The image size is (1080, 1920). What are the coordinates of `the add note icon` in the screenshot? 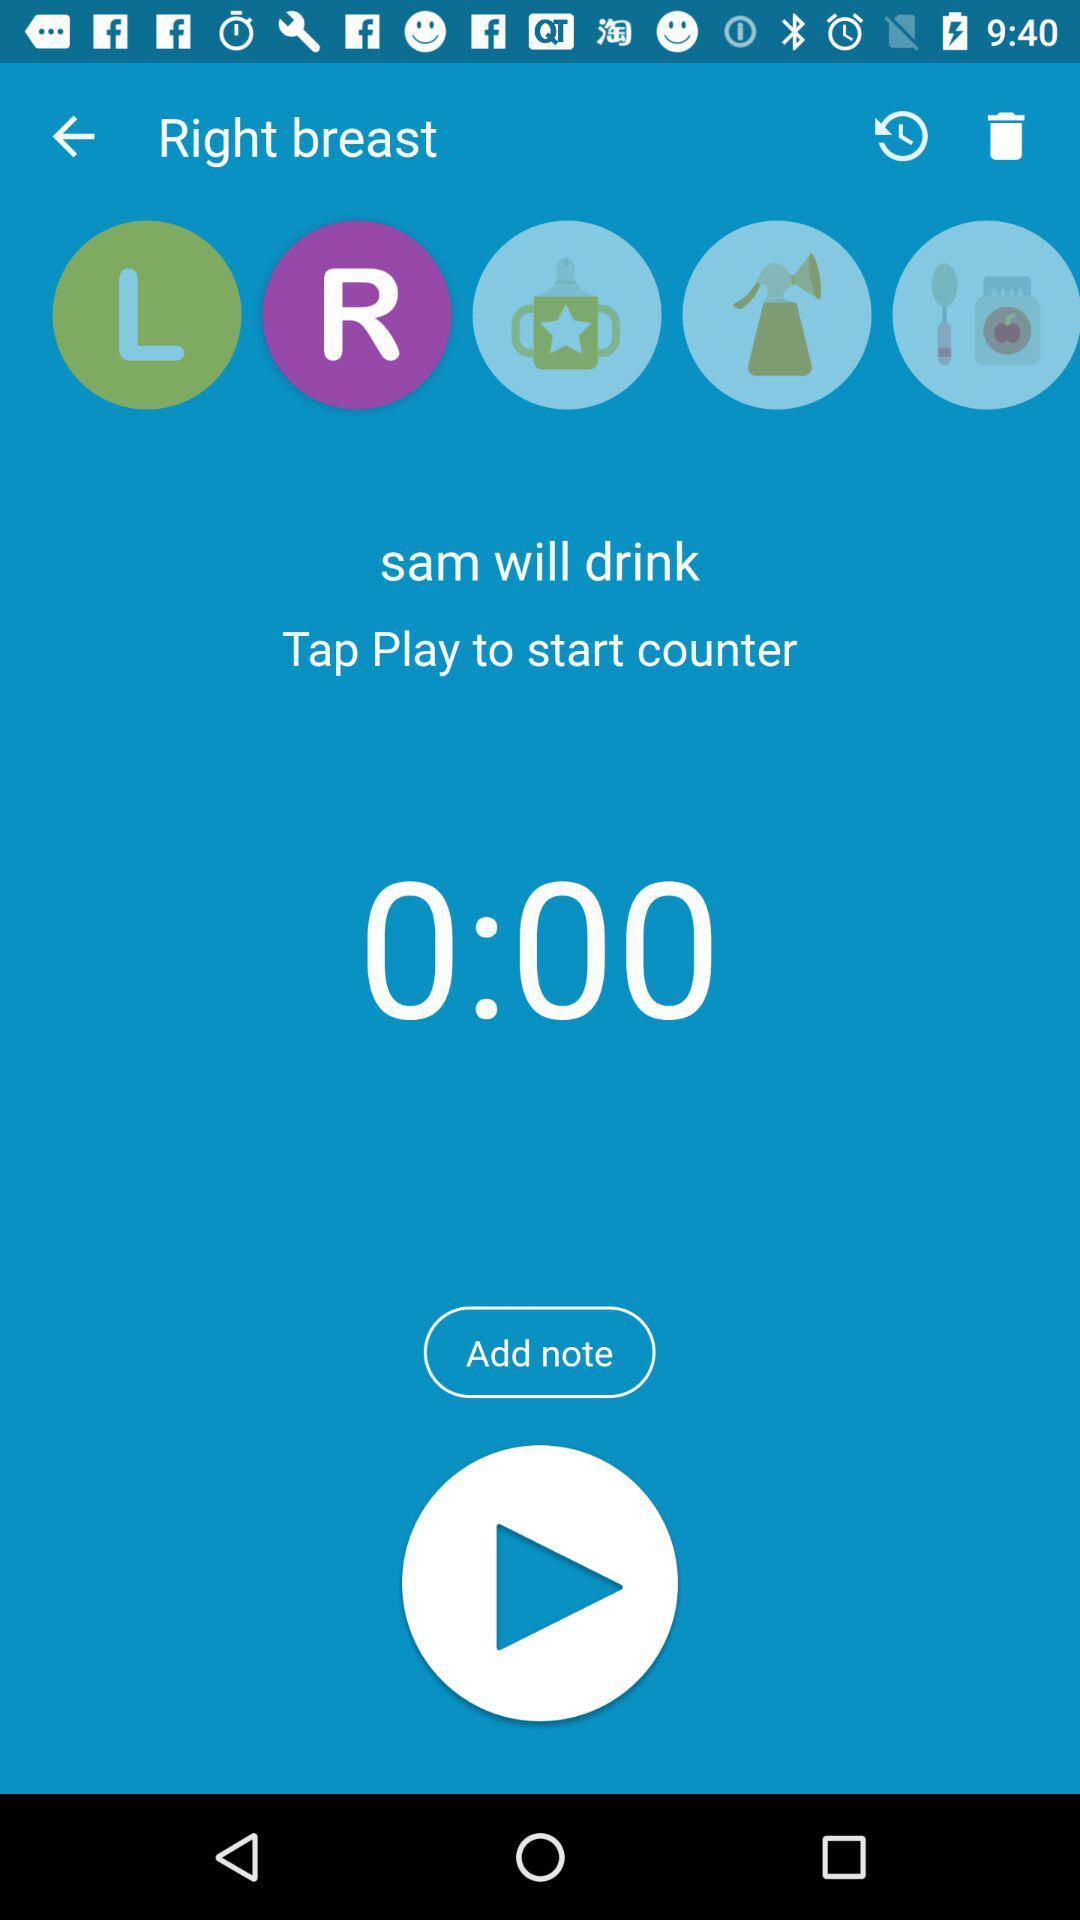 It's located at (538, 1352).